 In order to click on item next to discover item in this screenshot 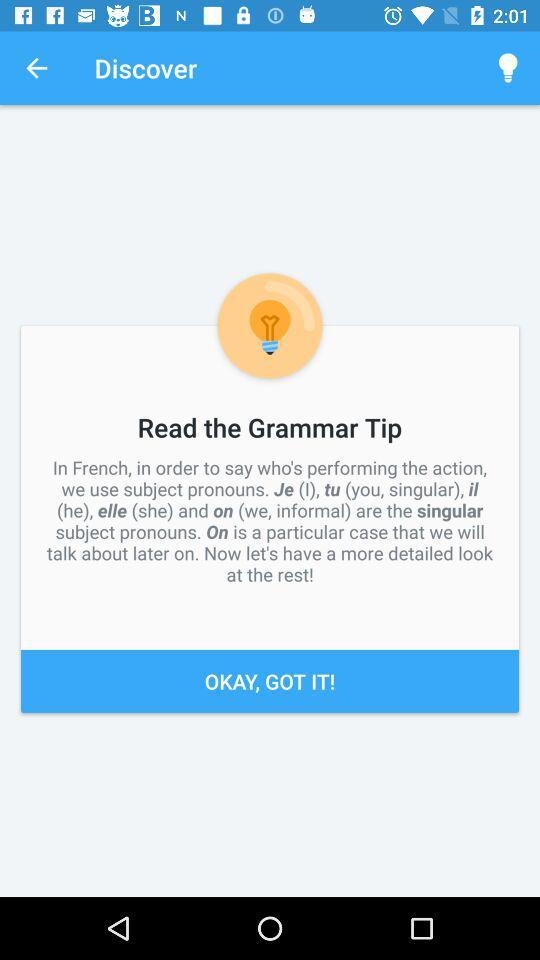, I will do `click(36, 68)`.